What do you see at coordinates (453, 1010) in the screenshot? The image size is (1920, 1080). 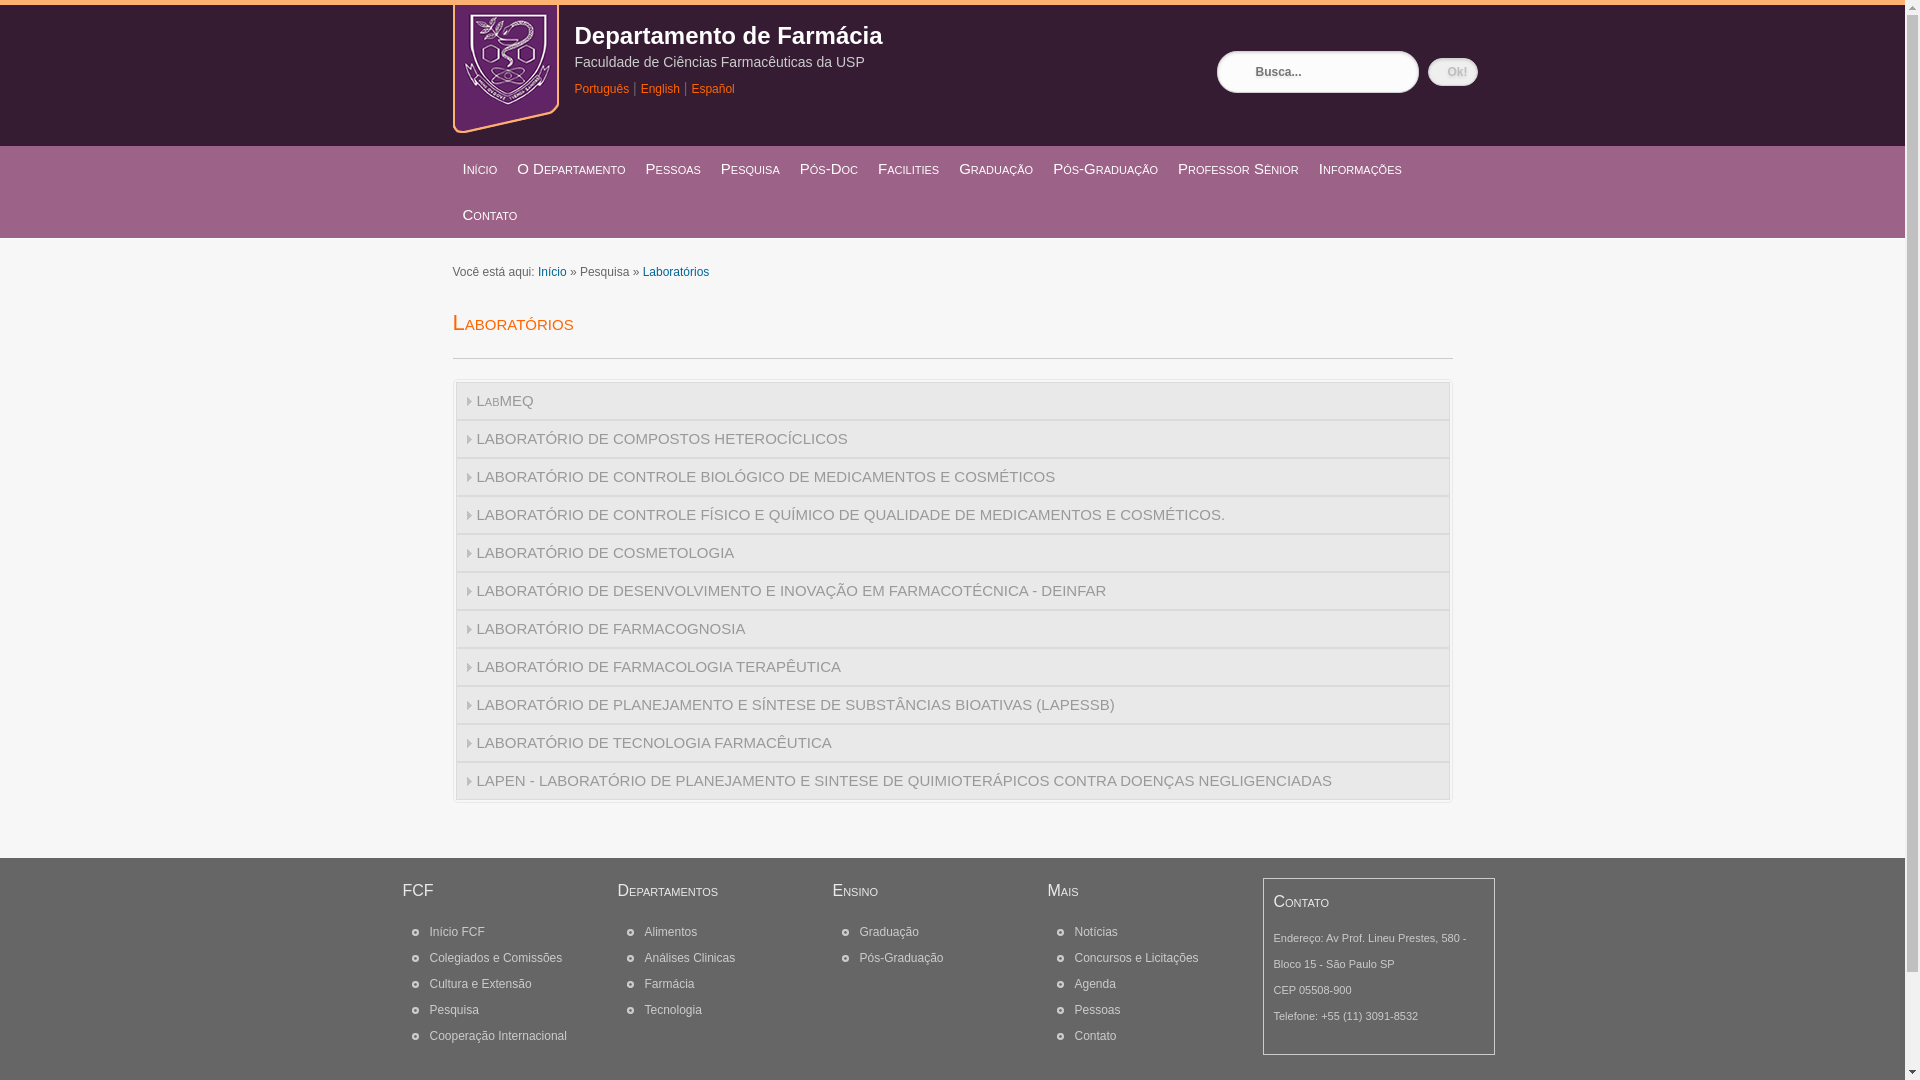 I see `'Pesquisa'` at bounding box center [453, 1010].